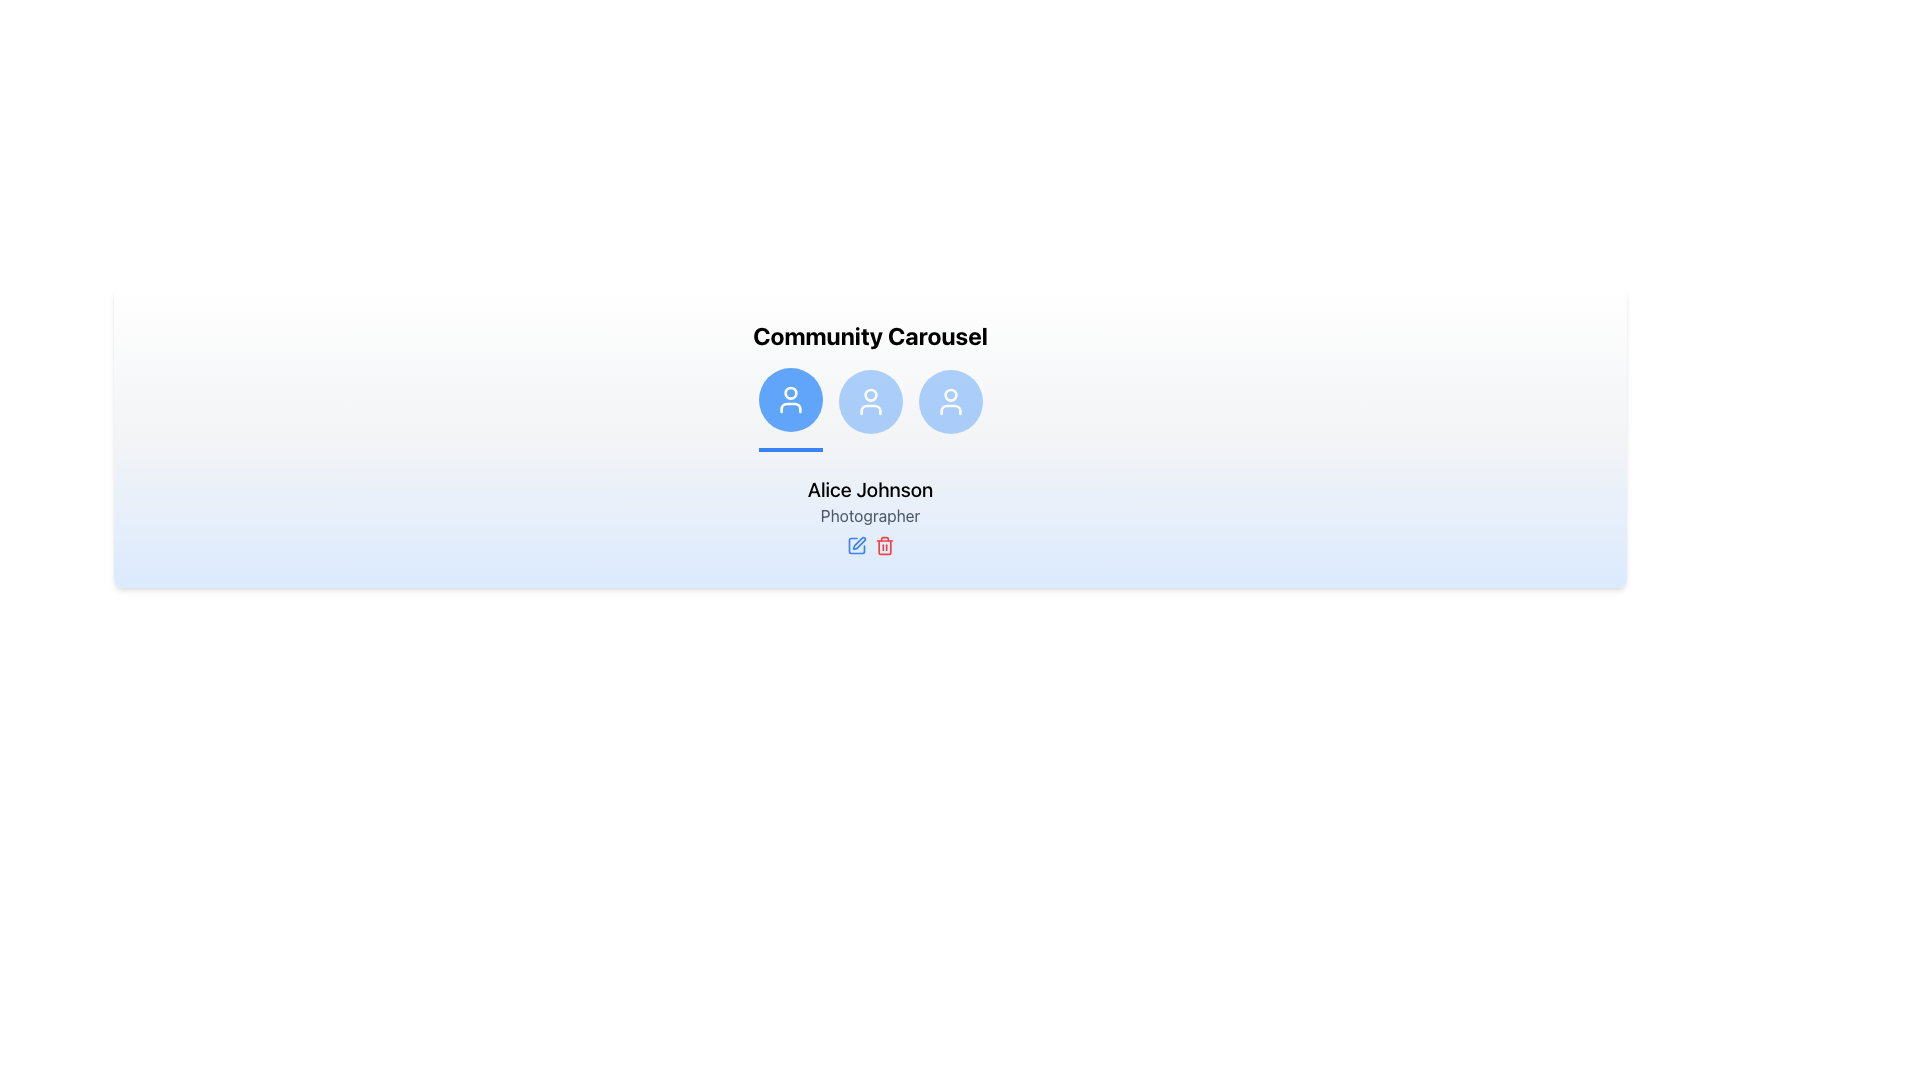 This screenshot has height=1080, width=1920. Describe the element at coordinates (870, 489) in the screenshot. I see `the static text label displaying the name 'Alice Johnson' in the user profile card` at that location.